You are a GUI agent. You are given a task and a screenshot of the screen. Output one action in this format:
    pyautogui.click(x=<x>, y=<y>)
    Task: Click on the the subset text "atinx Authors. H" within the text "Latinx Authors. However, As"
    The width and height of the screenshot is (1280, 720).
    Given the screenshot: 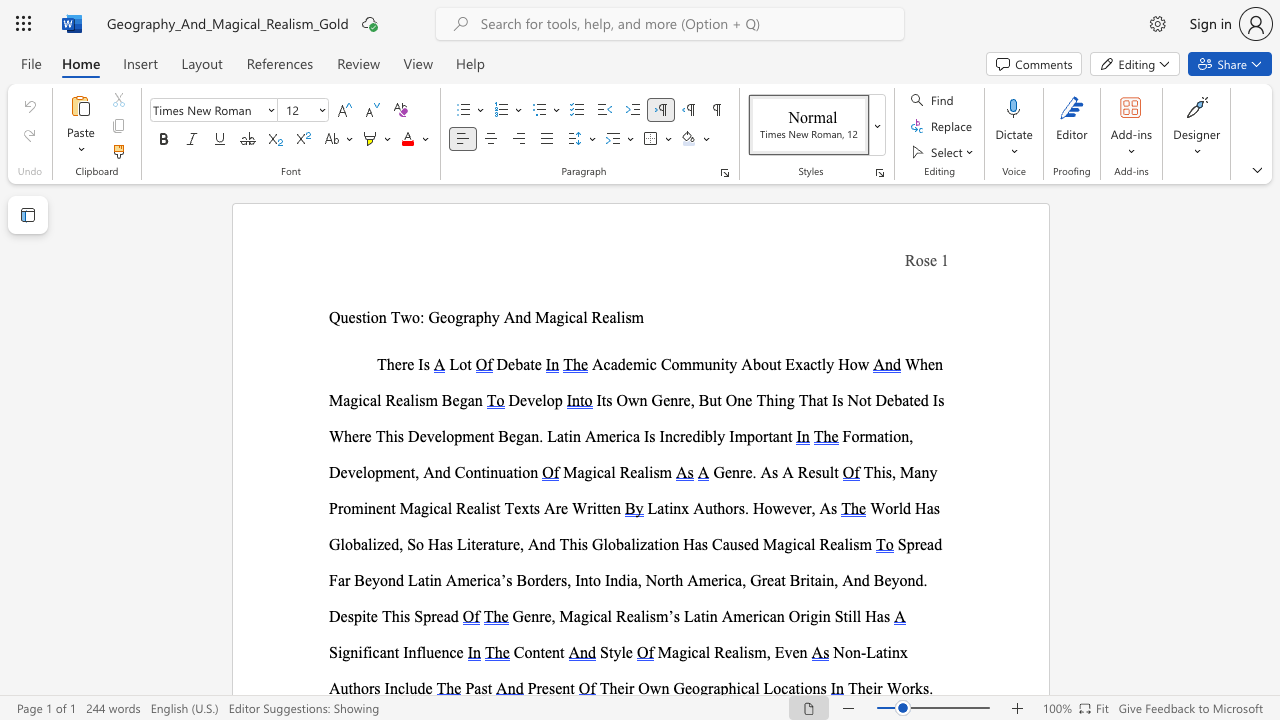 What is the action you would take?
    pyautogui.click(x=657, y=507)
    